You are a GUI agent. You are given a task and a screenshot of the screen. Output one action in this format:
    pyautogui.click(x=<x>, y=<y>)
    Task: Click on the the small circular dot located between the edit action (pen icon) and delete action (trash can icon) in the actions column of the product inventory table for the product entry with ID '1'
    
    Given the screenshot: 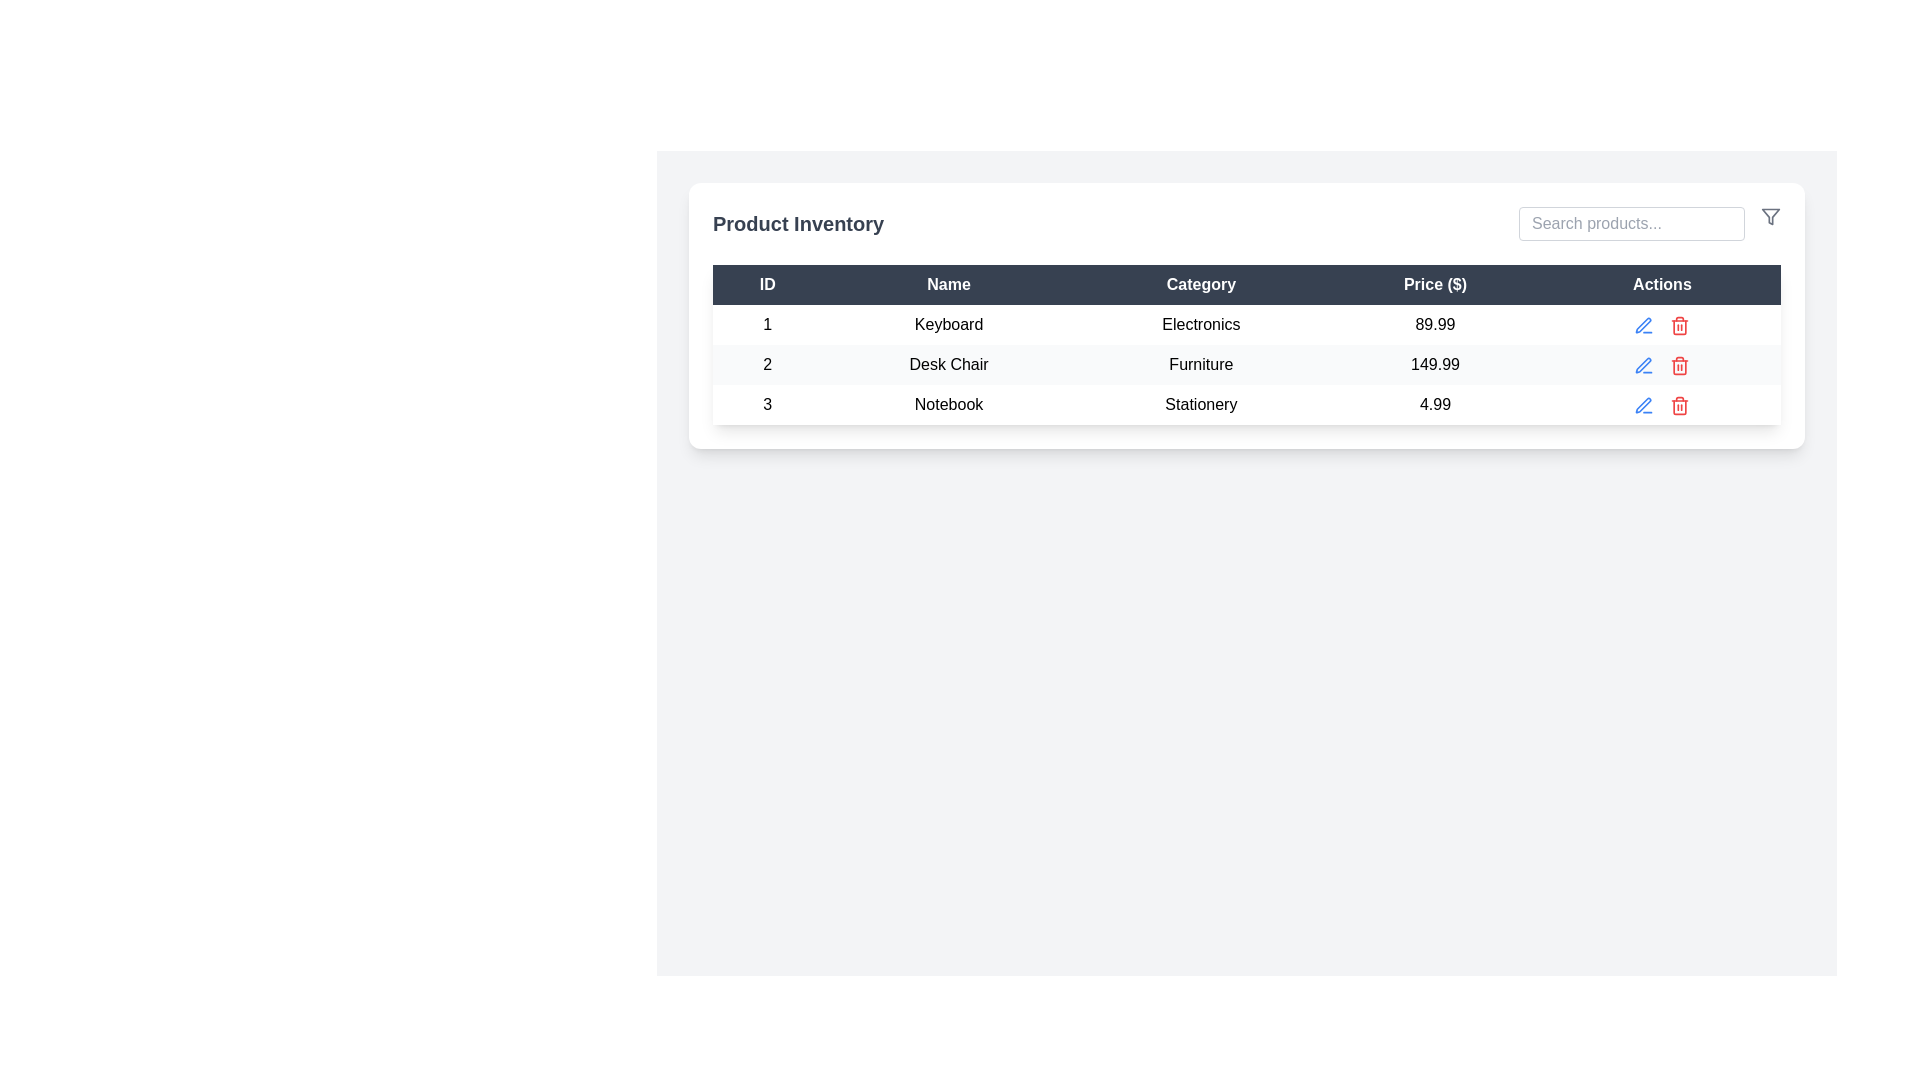 What is the action you would take?
    pyautogui.click(x=1662, y=323)
    